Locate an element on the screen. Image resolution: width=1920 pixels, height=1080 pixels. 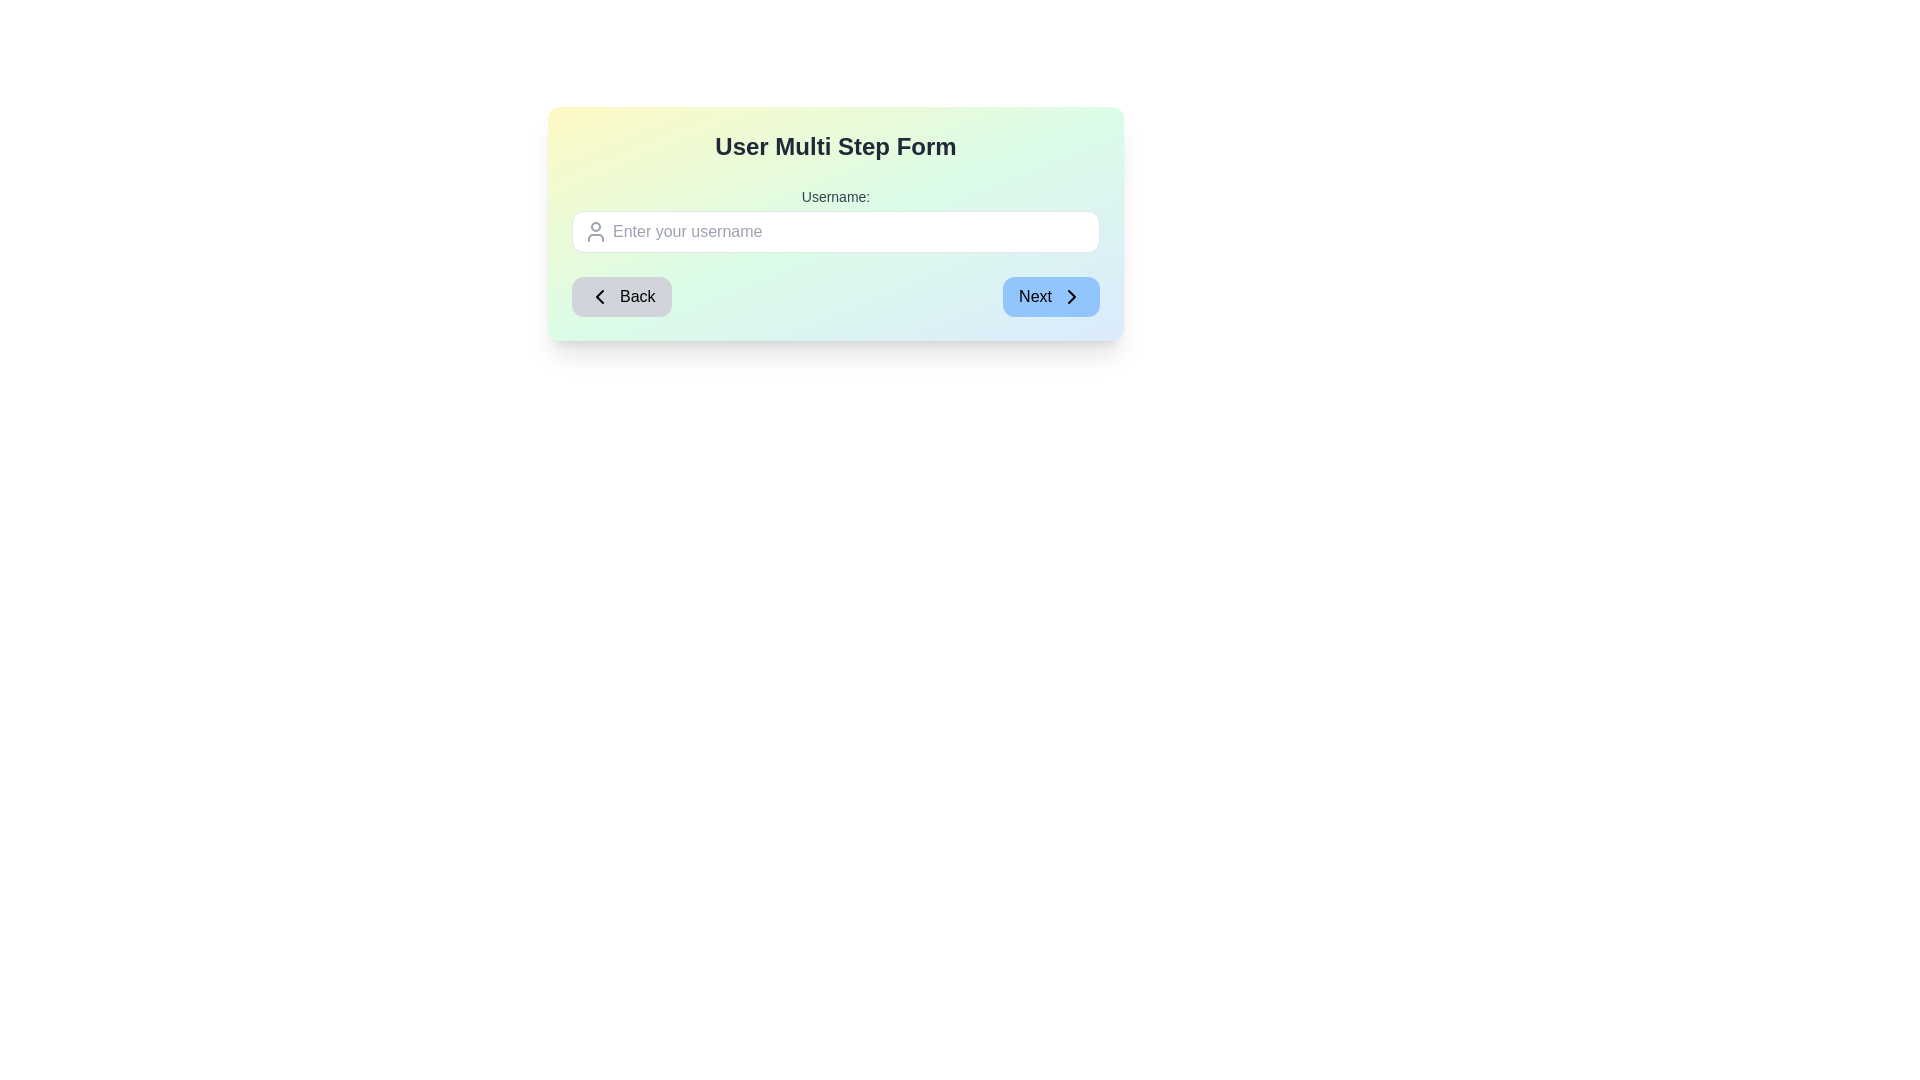
the rectangular 'Back' button with rounded corners, which has a light gray background and a leftward-pointing chevron icon followed by the text 'Back', to trigger a visual change is located at coordinates (620, 297).